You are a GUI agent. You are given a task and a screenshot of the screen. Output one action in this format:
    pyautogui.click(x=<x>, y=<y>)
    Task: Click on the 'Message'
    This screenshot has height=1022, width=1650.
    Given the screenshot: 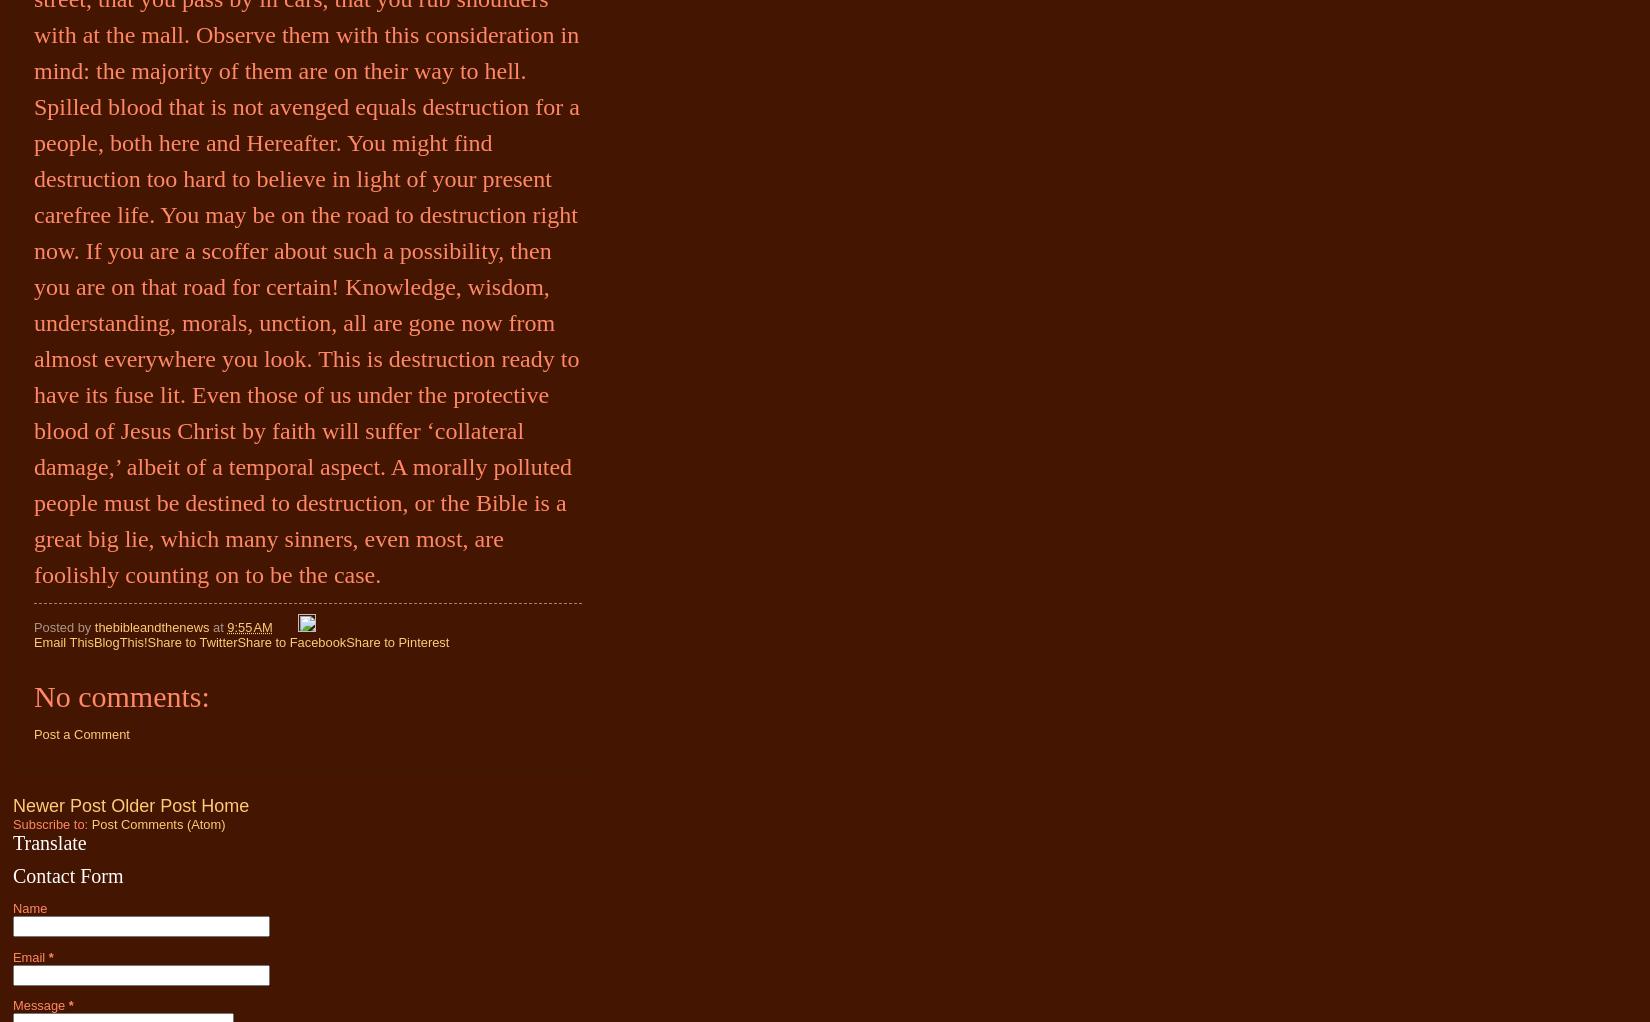 What is the action you would take?
    pyautogui.click(x=40, y=1005)
    